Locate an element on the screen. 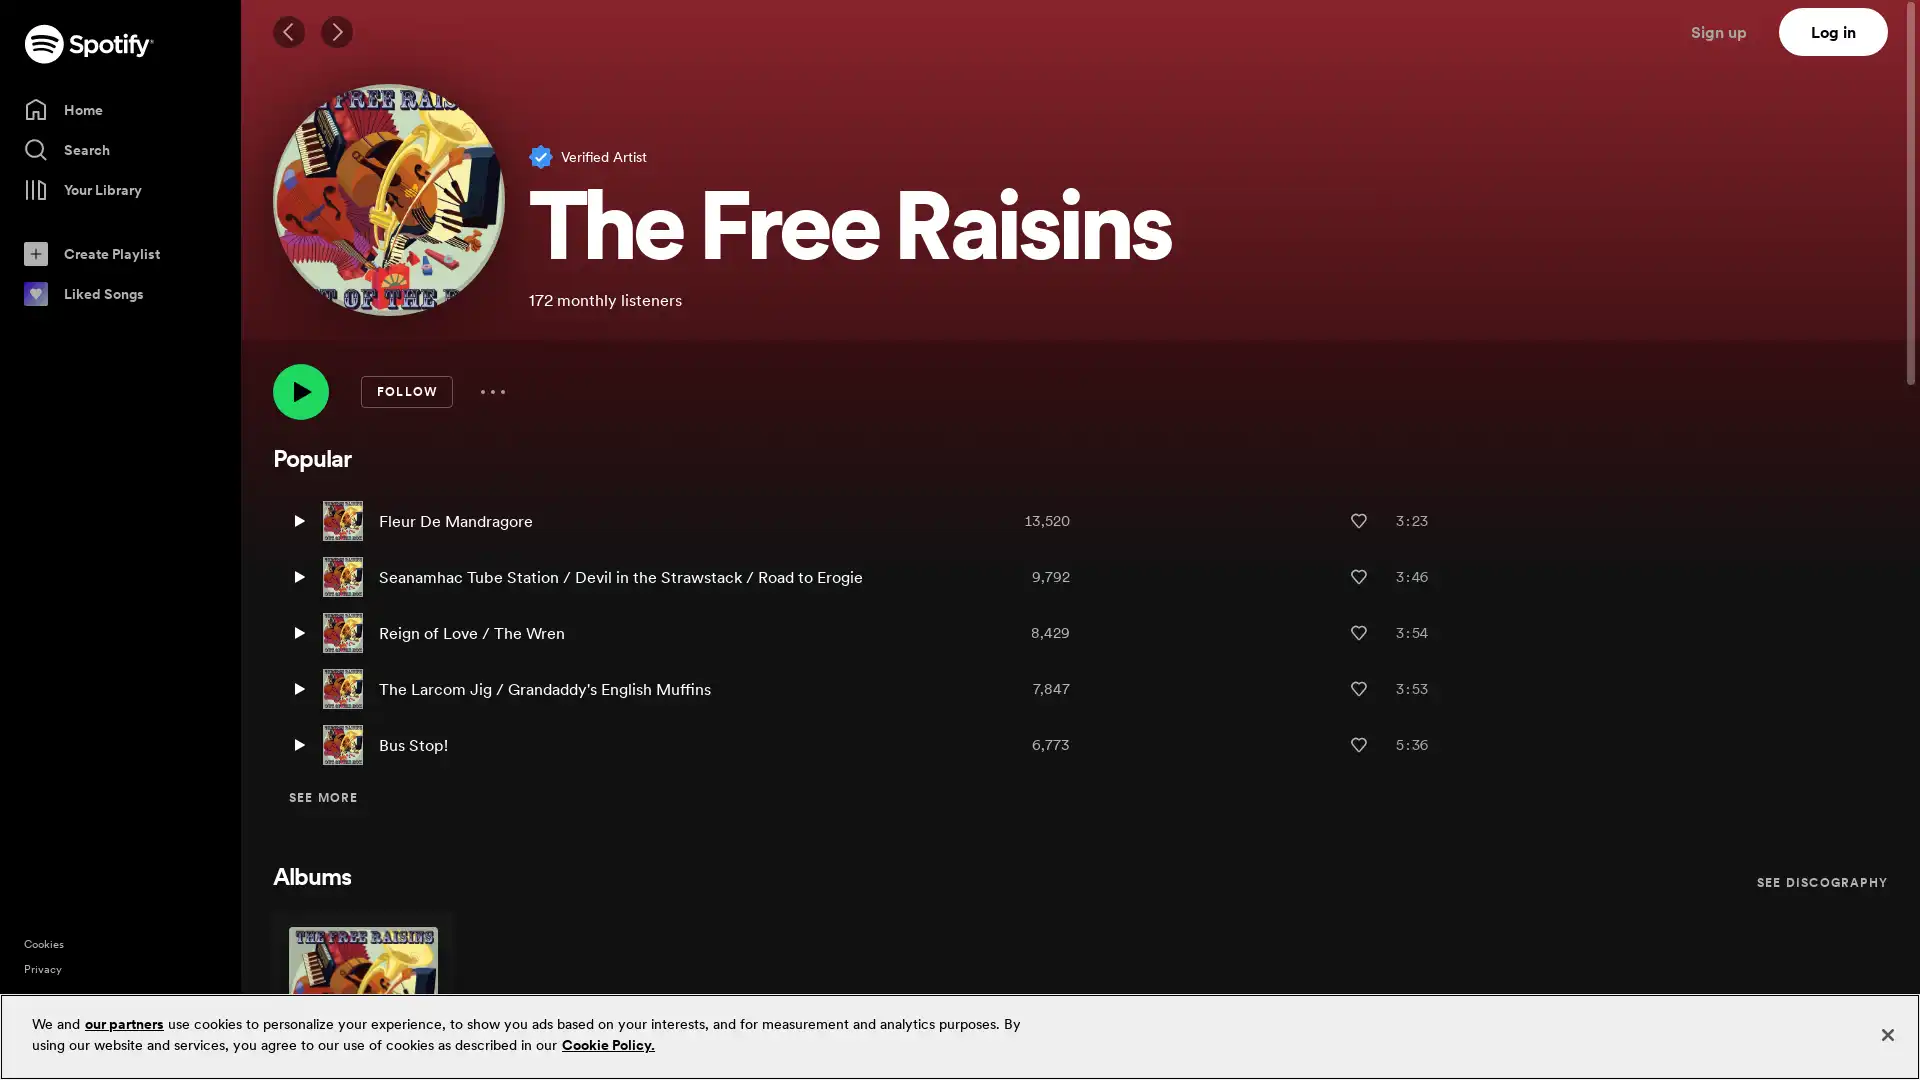 The image size is (1920, 1080). Log in is located at coordinates (1833, 31).